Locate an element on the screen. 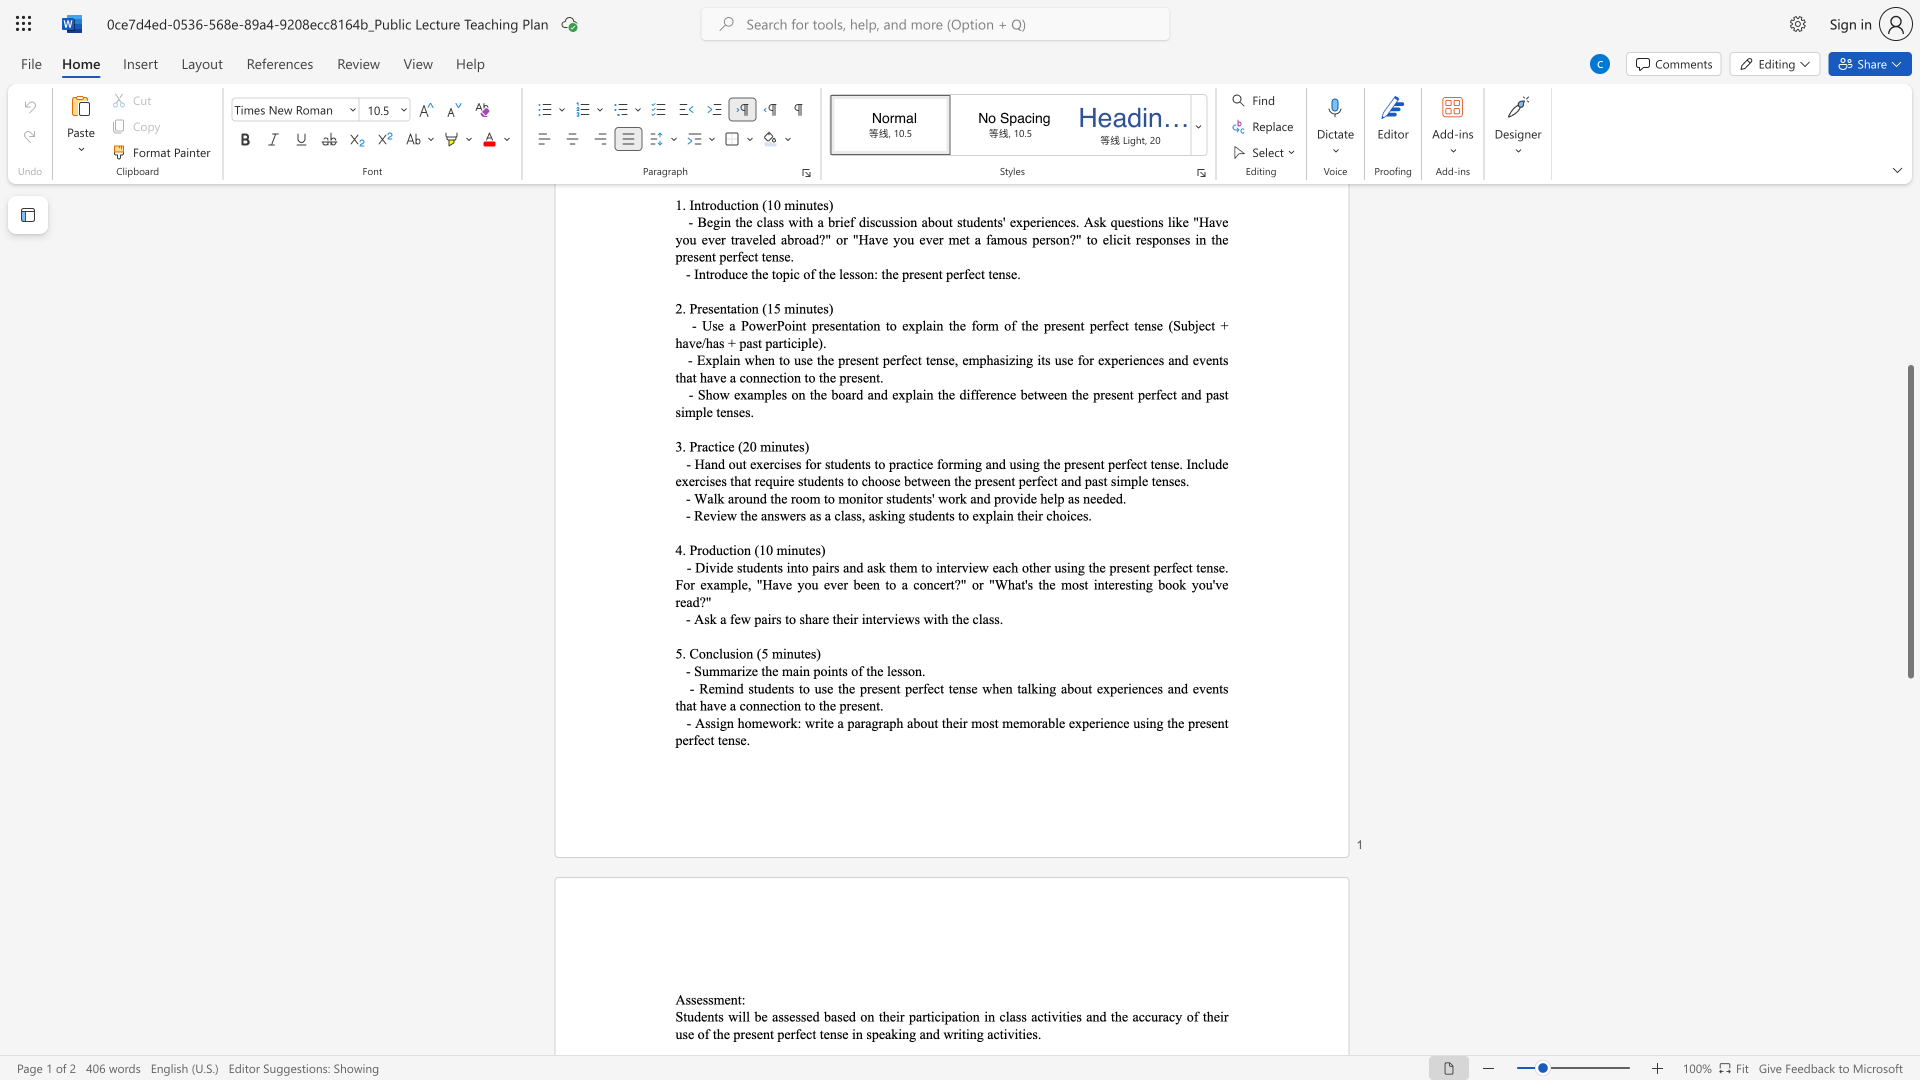  the 1th character "." in the text is located at coordinates (922, 671).